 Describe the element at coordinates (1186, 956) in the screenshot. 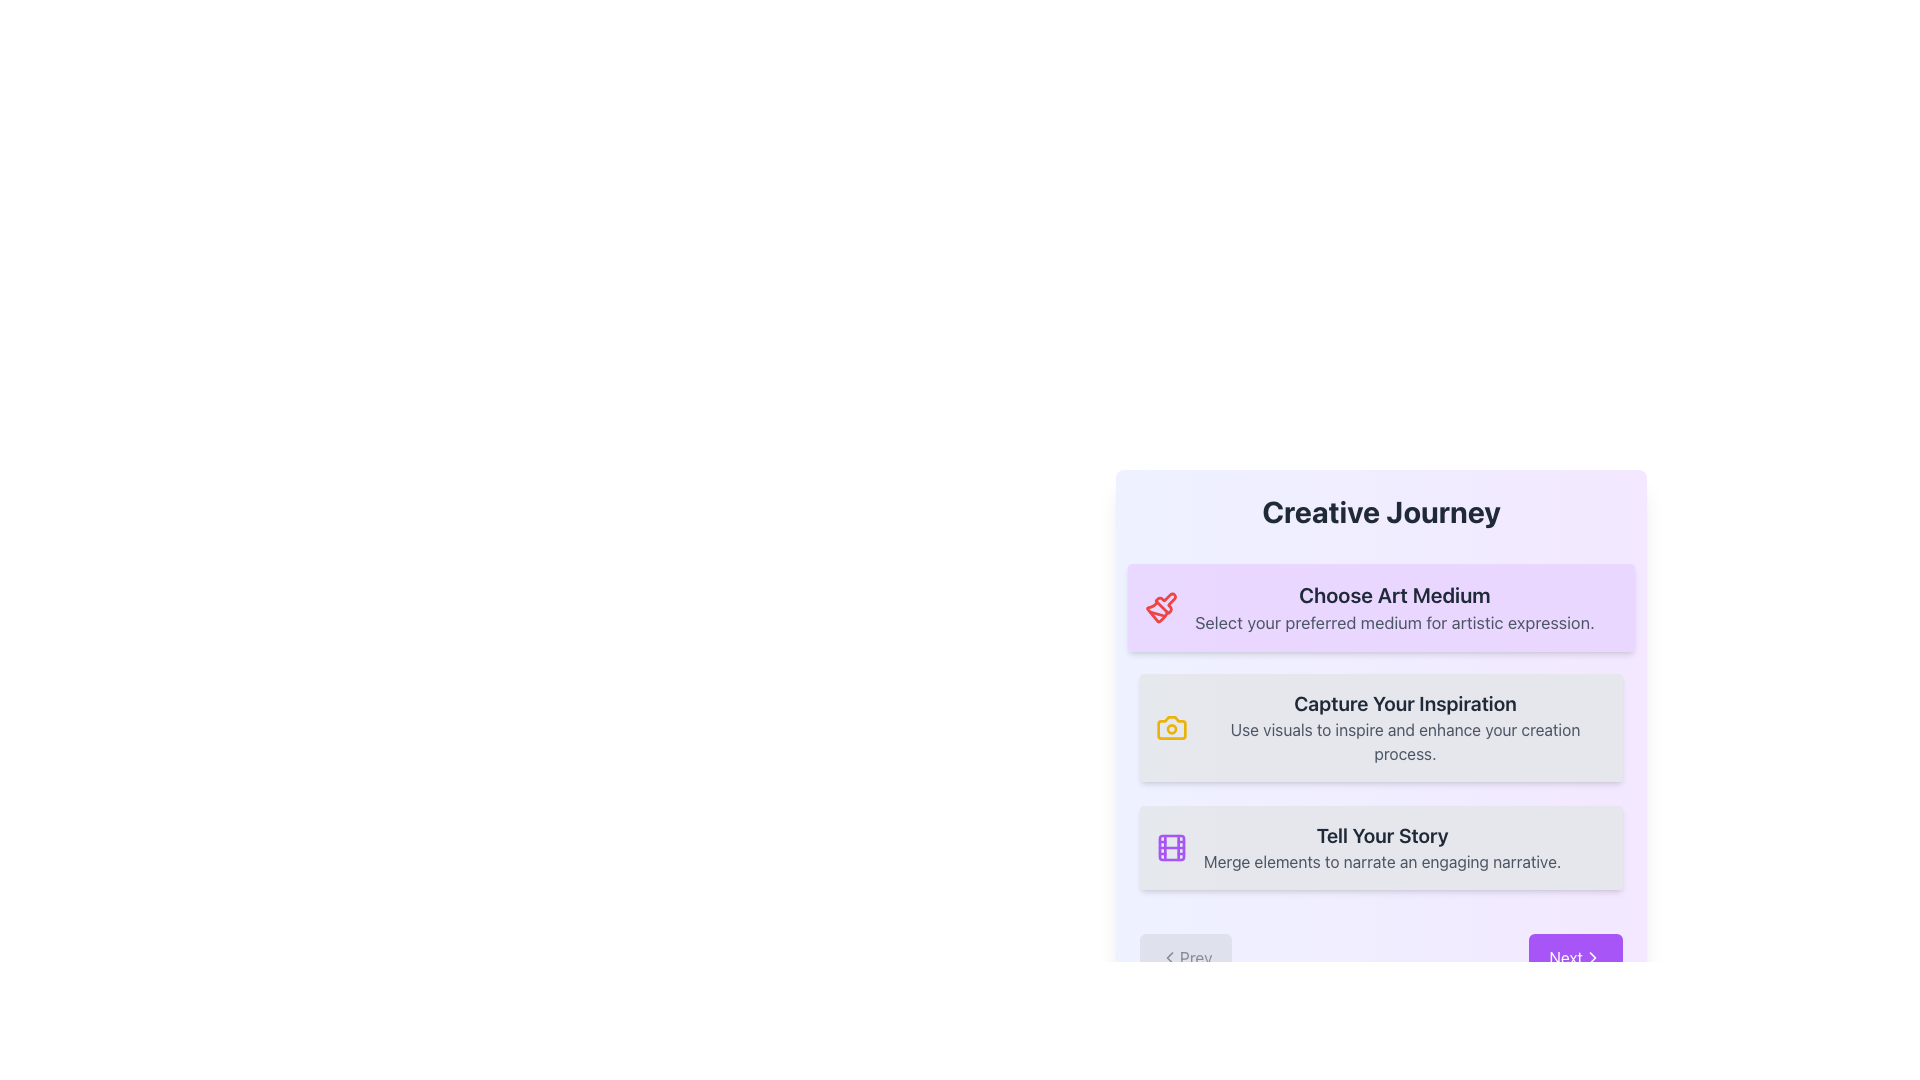

I see `the 'Prev' button located at the bottom-left corner of the navigation panel` at that location.